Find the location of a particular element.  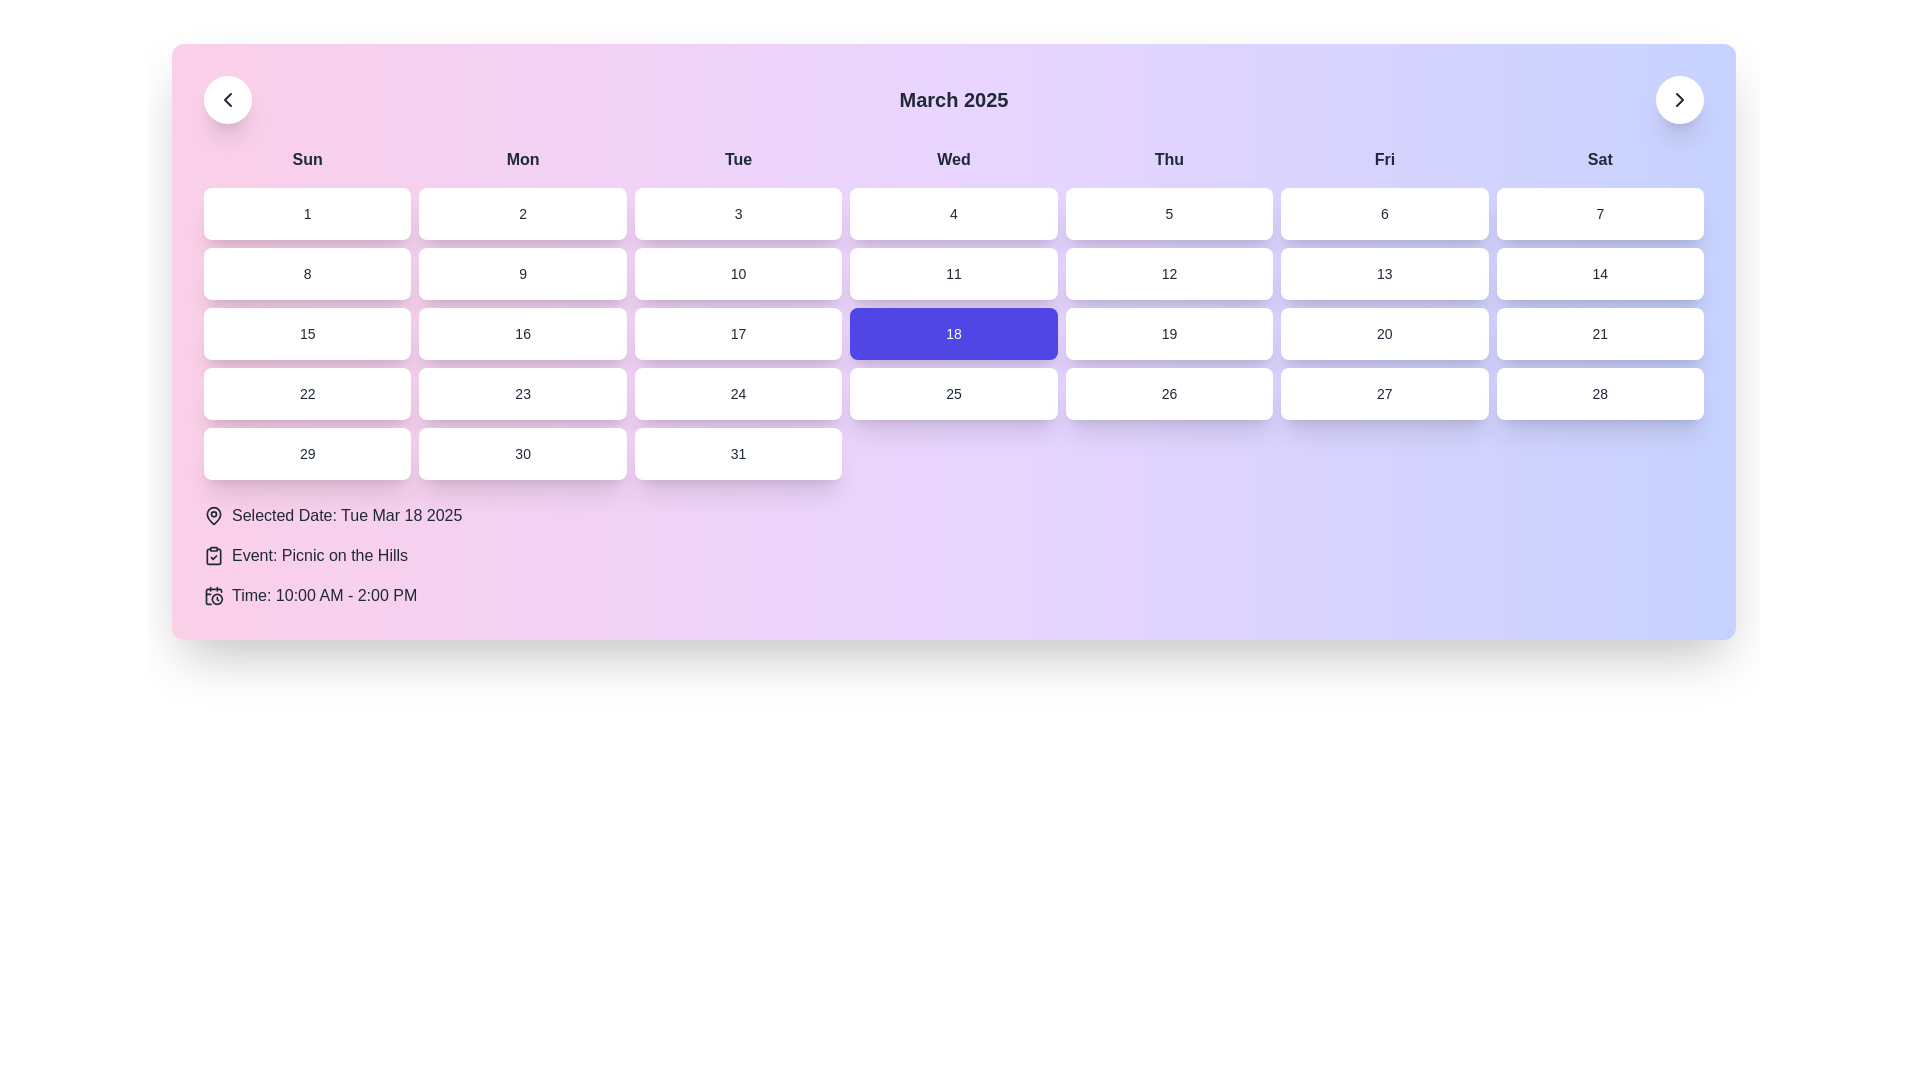

the bottom part of the map pin symbol, which represents a point of interest or location marker is located at coordinates (214, 514).